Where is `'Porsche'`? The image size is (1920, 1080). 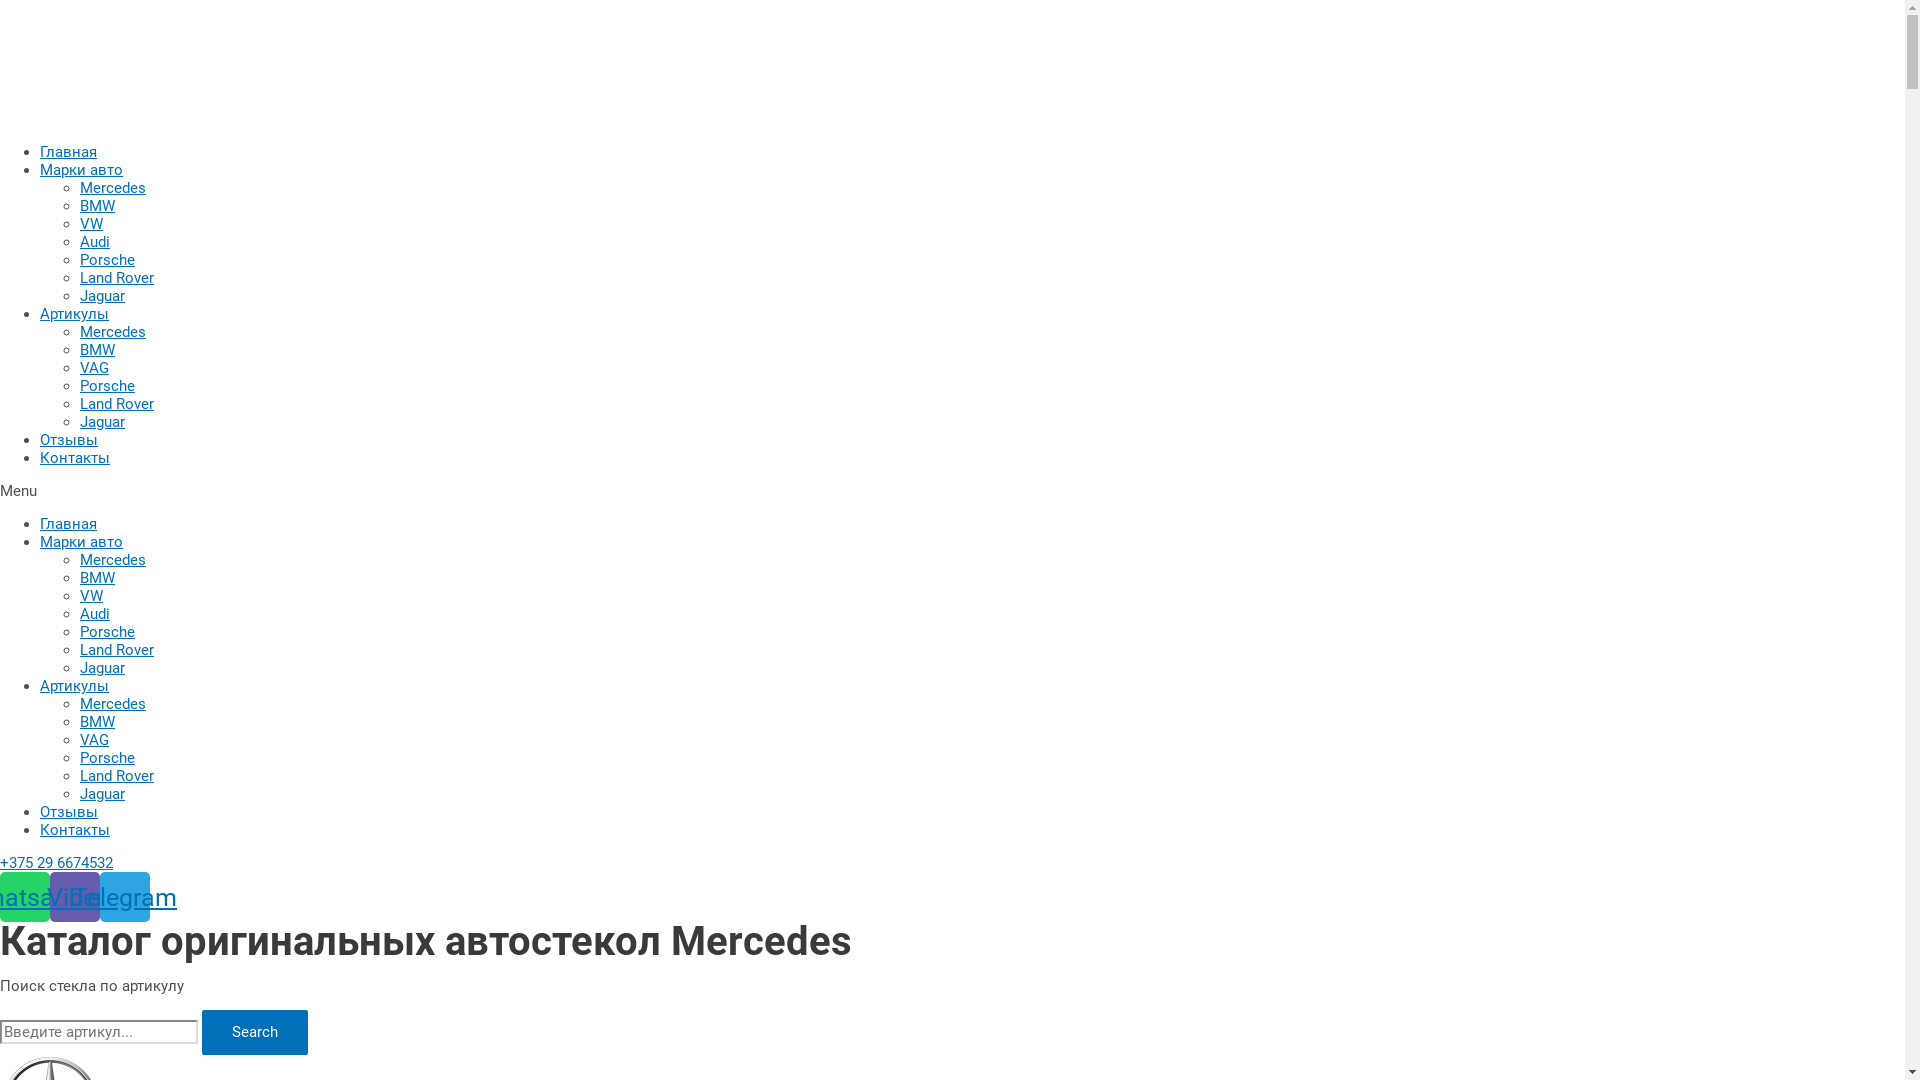
'Porsche' is located at coordinates (106, 258).